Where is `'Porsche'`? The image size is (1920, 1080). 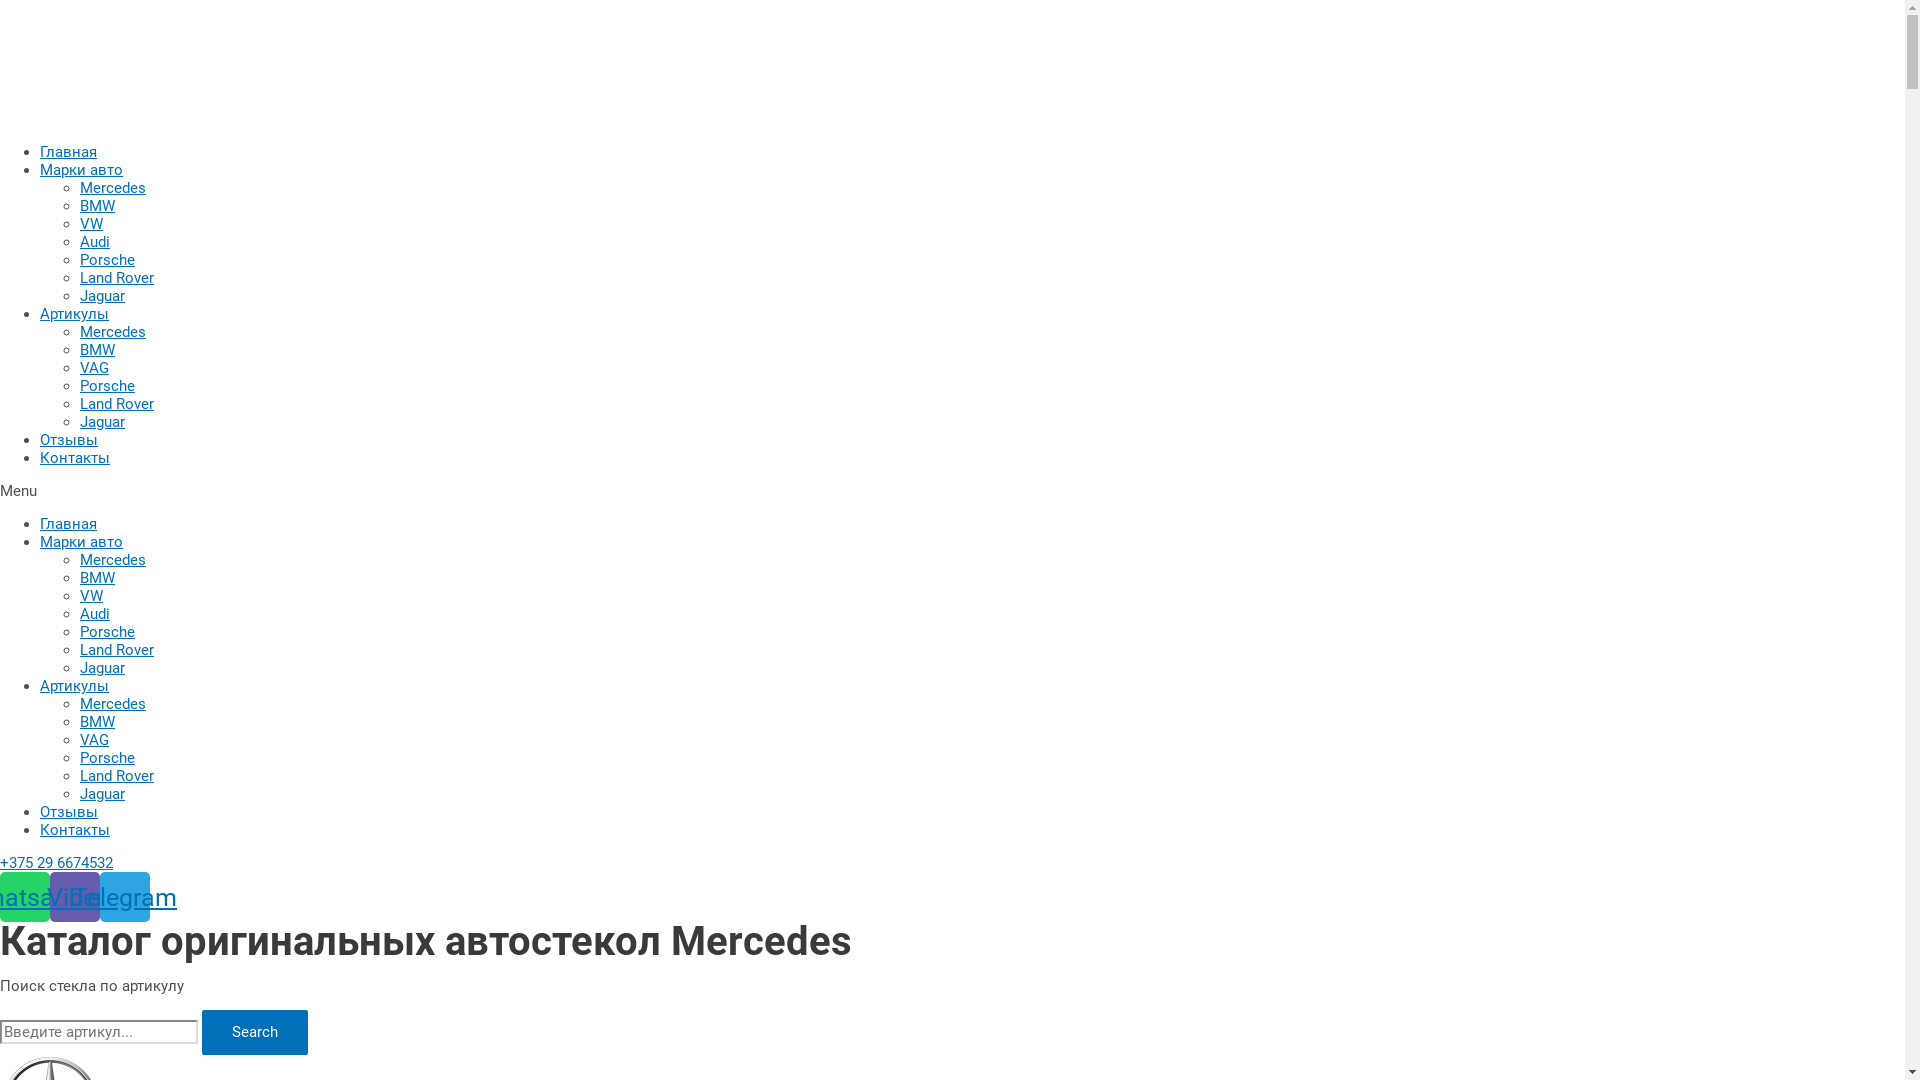
'Porsche' is located at coordinates (106, 258).